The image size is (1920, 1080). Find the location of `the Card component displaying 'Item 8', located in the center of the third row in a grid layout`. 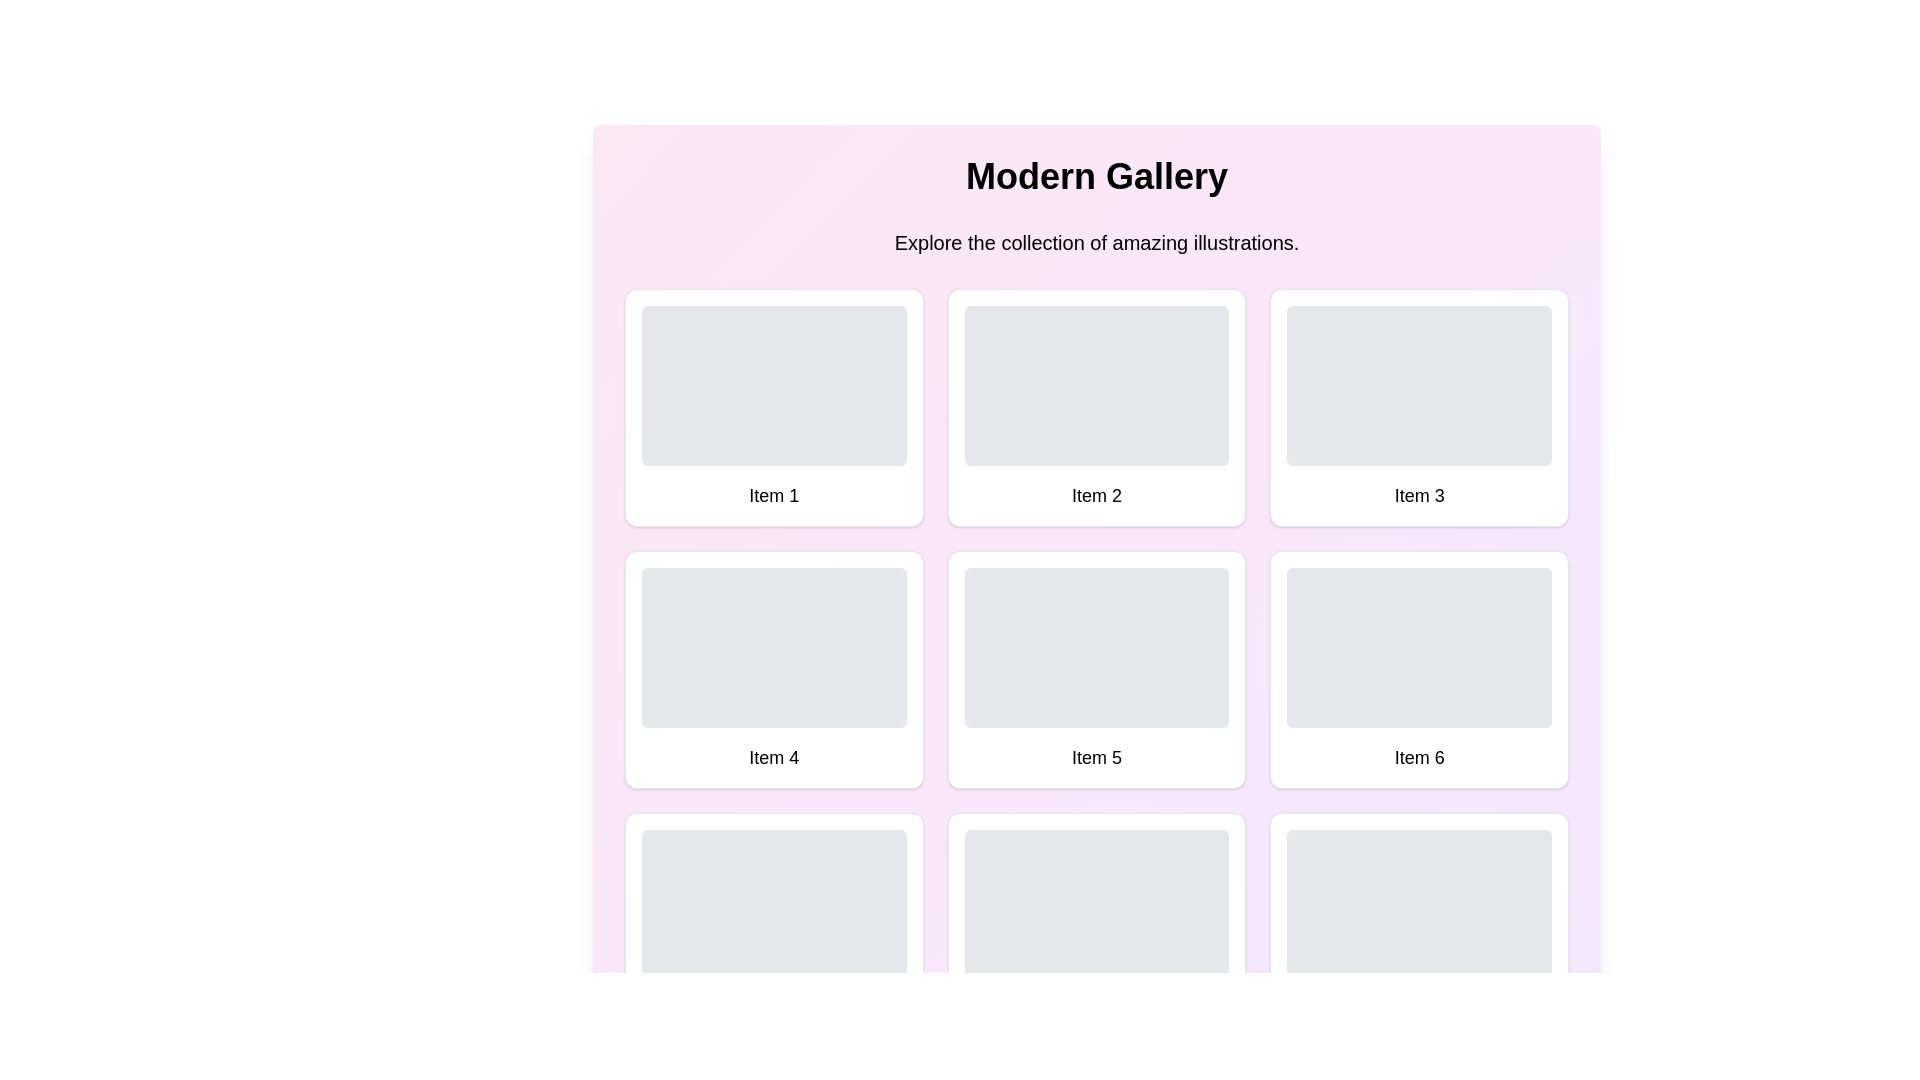

the Card component displaying 'Item 8', located in the center of the third row in a grid layout is located at coordinates (1095, 932).